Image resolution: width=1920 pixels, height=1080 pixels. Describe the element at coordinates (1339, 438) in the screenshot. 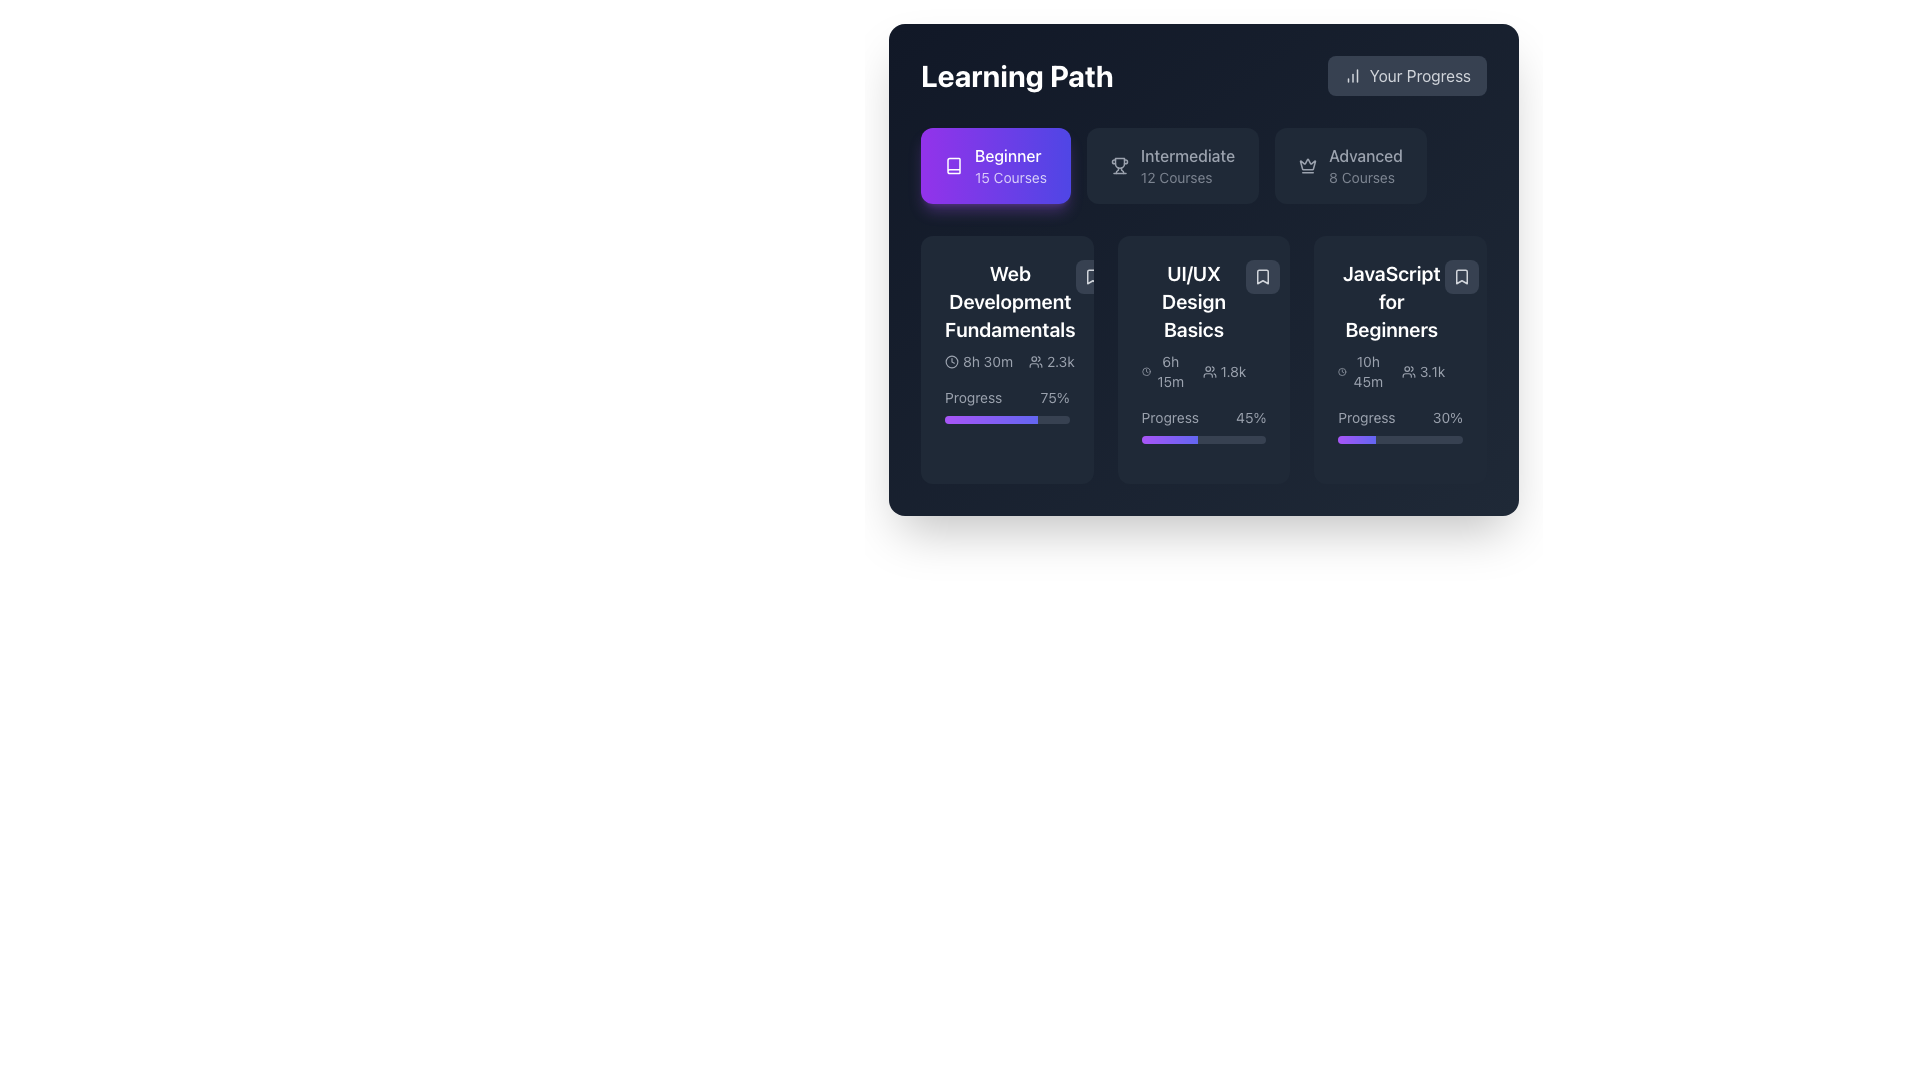

I see `the progress value` at that location.